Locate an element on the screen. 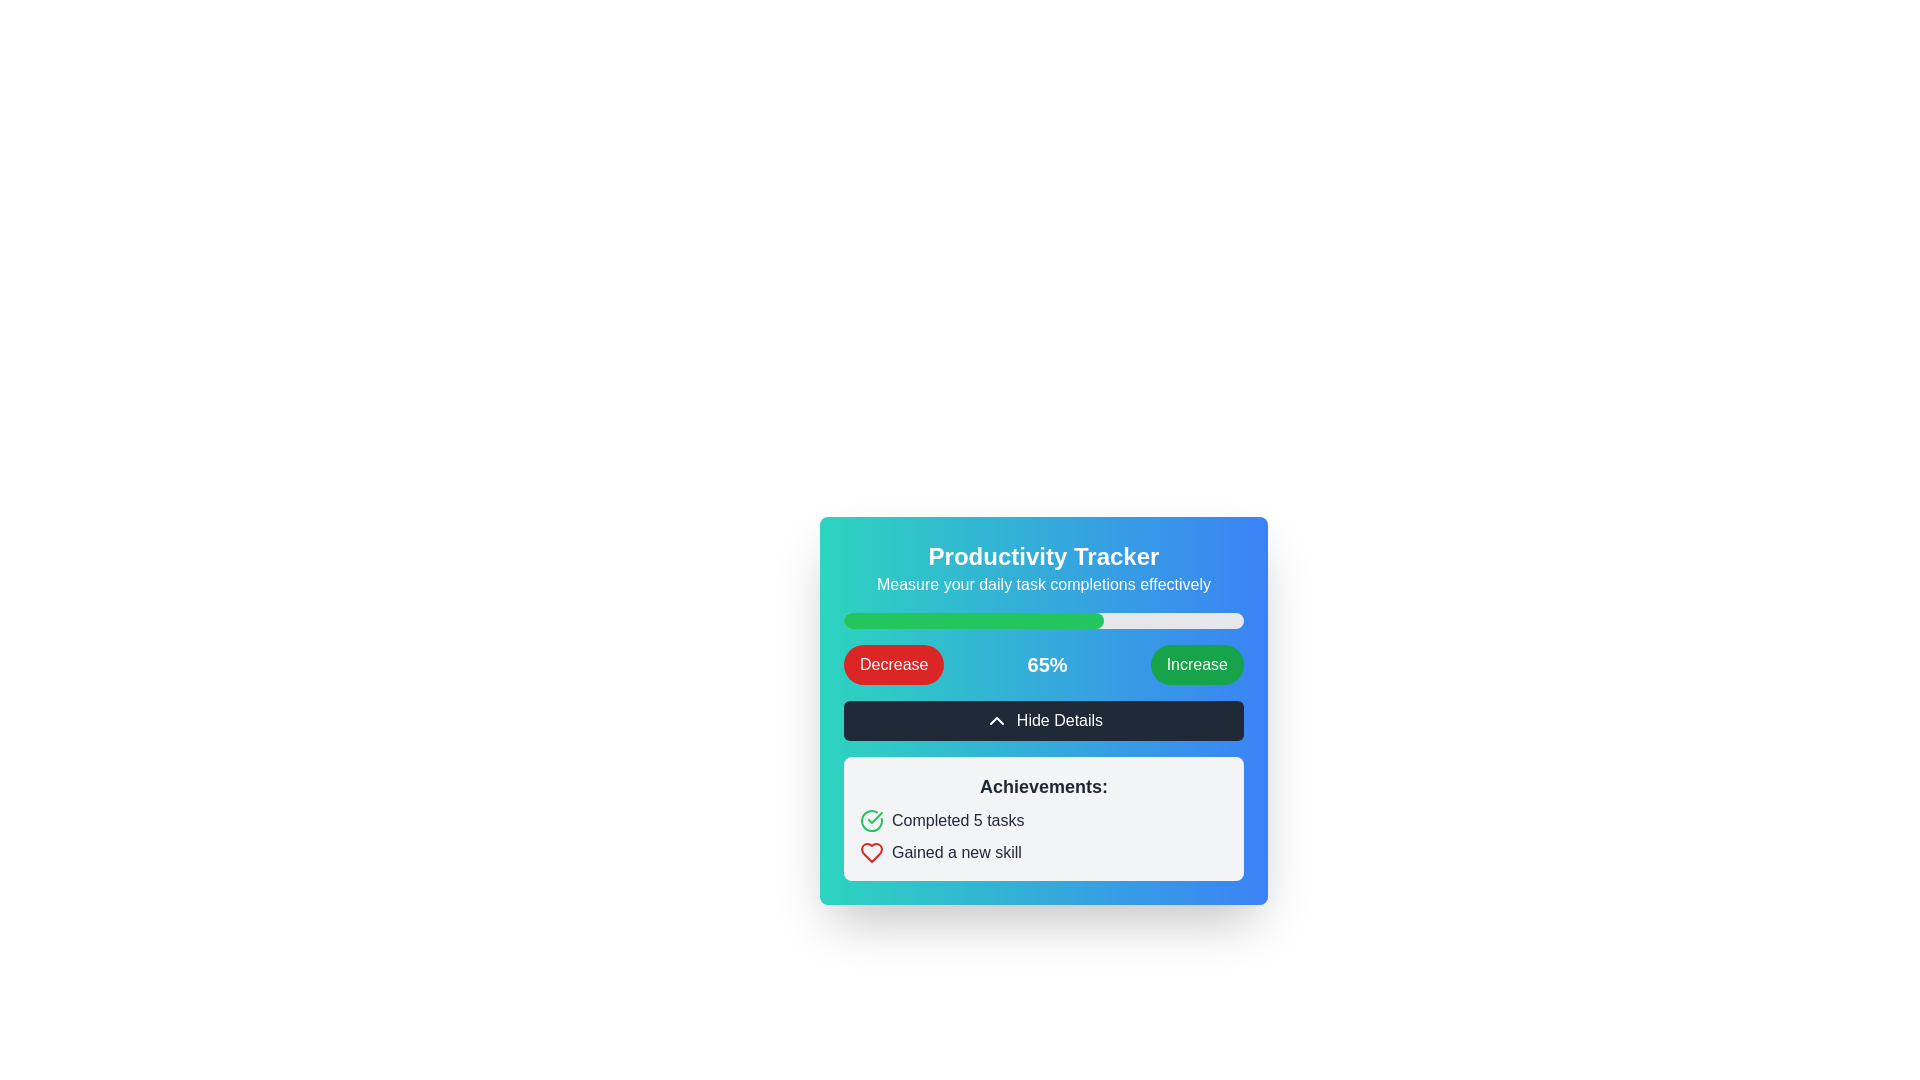  the button that decreases the percentage value in the 'Productivity Tracker' interface to trigger its hover effect is located at coordinates (893, 664).